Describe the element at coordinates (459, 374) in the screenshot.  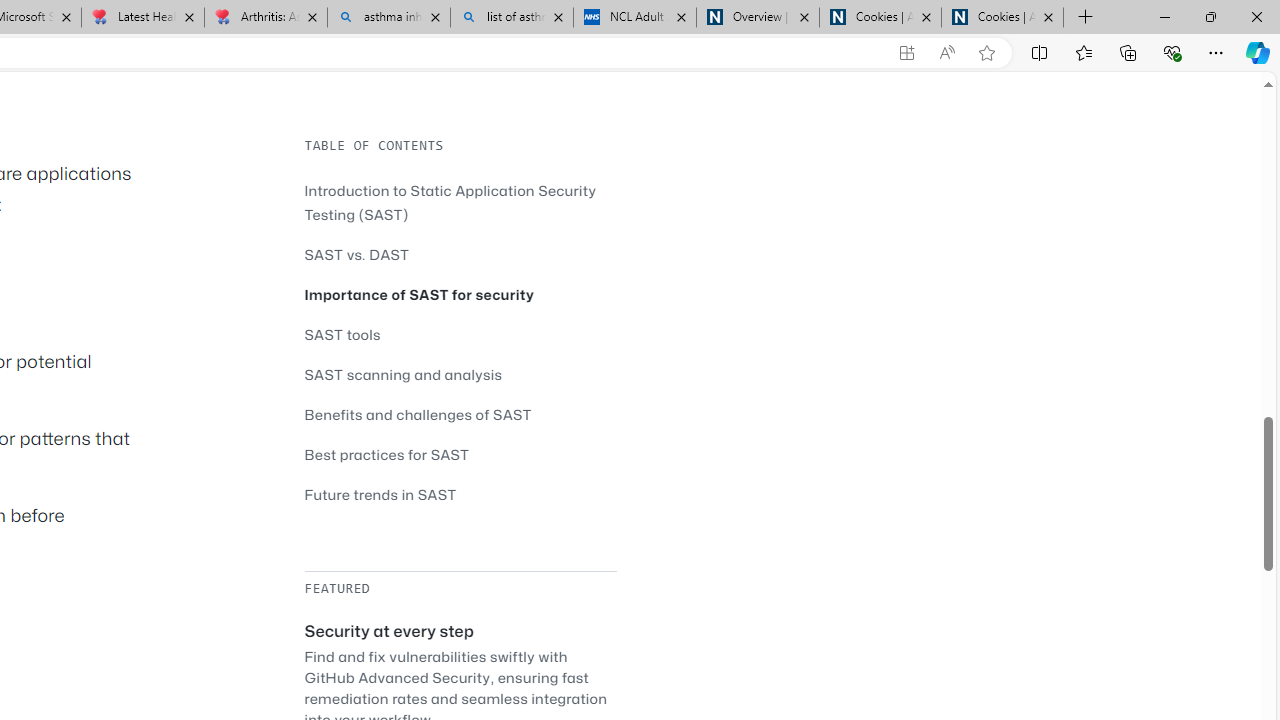
I see `'SAST scanning and analysis'` at that location.